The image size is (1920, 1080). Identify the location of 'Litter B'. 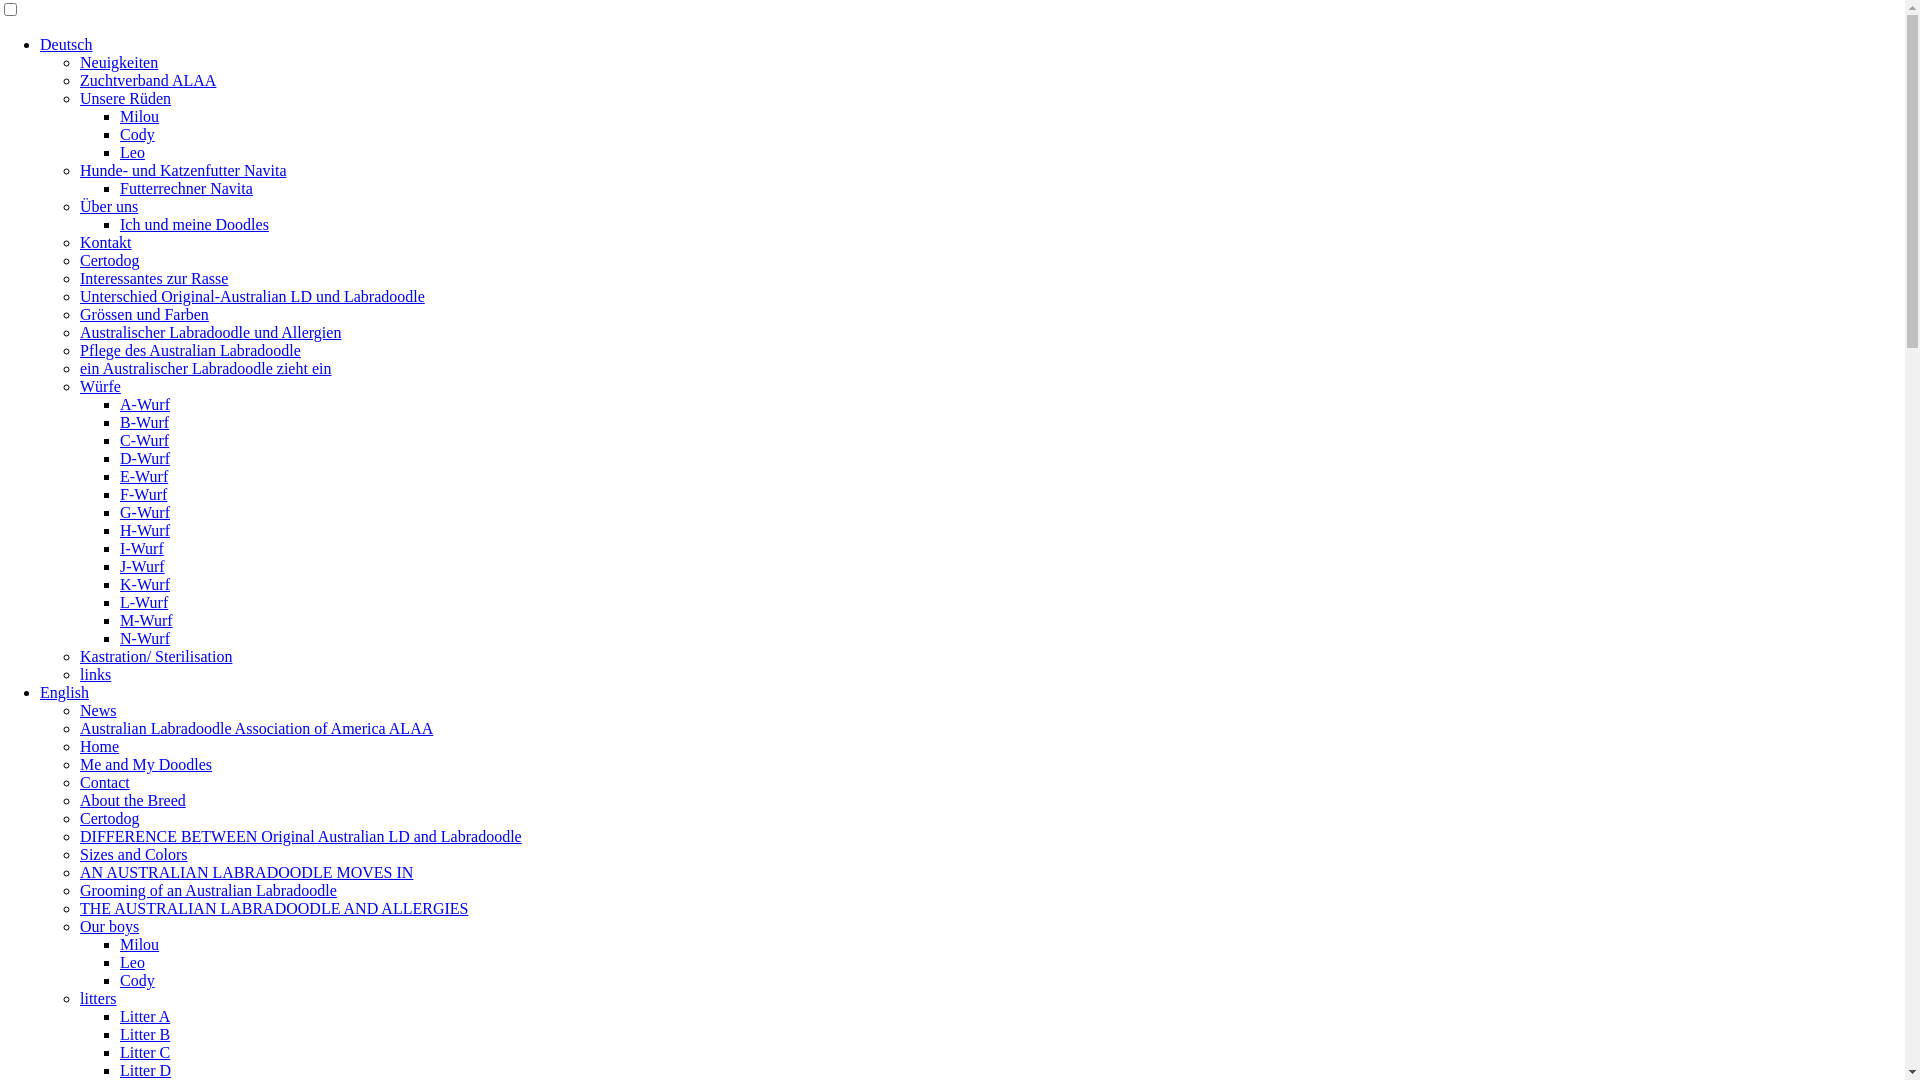
(143, 1034).